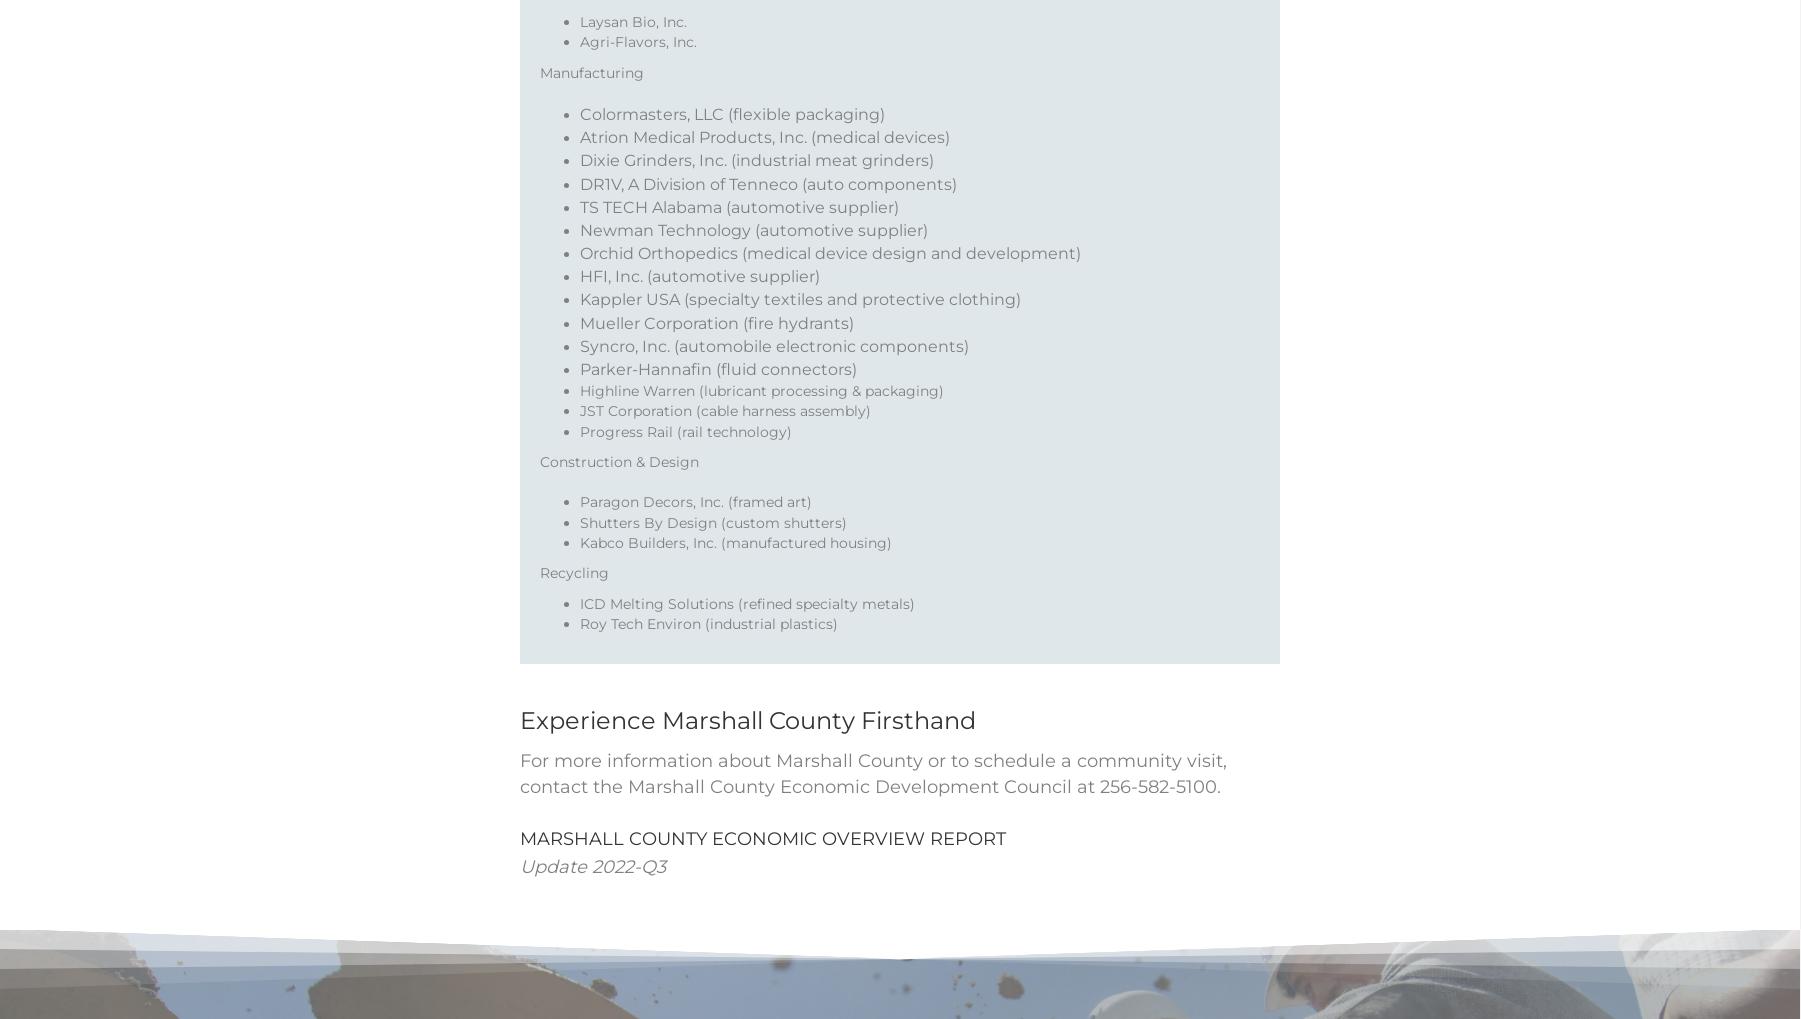 The height and width of the screenshot is (1019, 1801). I want to click on 'DR1V, A Division of Tenneco (auto components)', so click(768, 208).